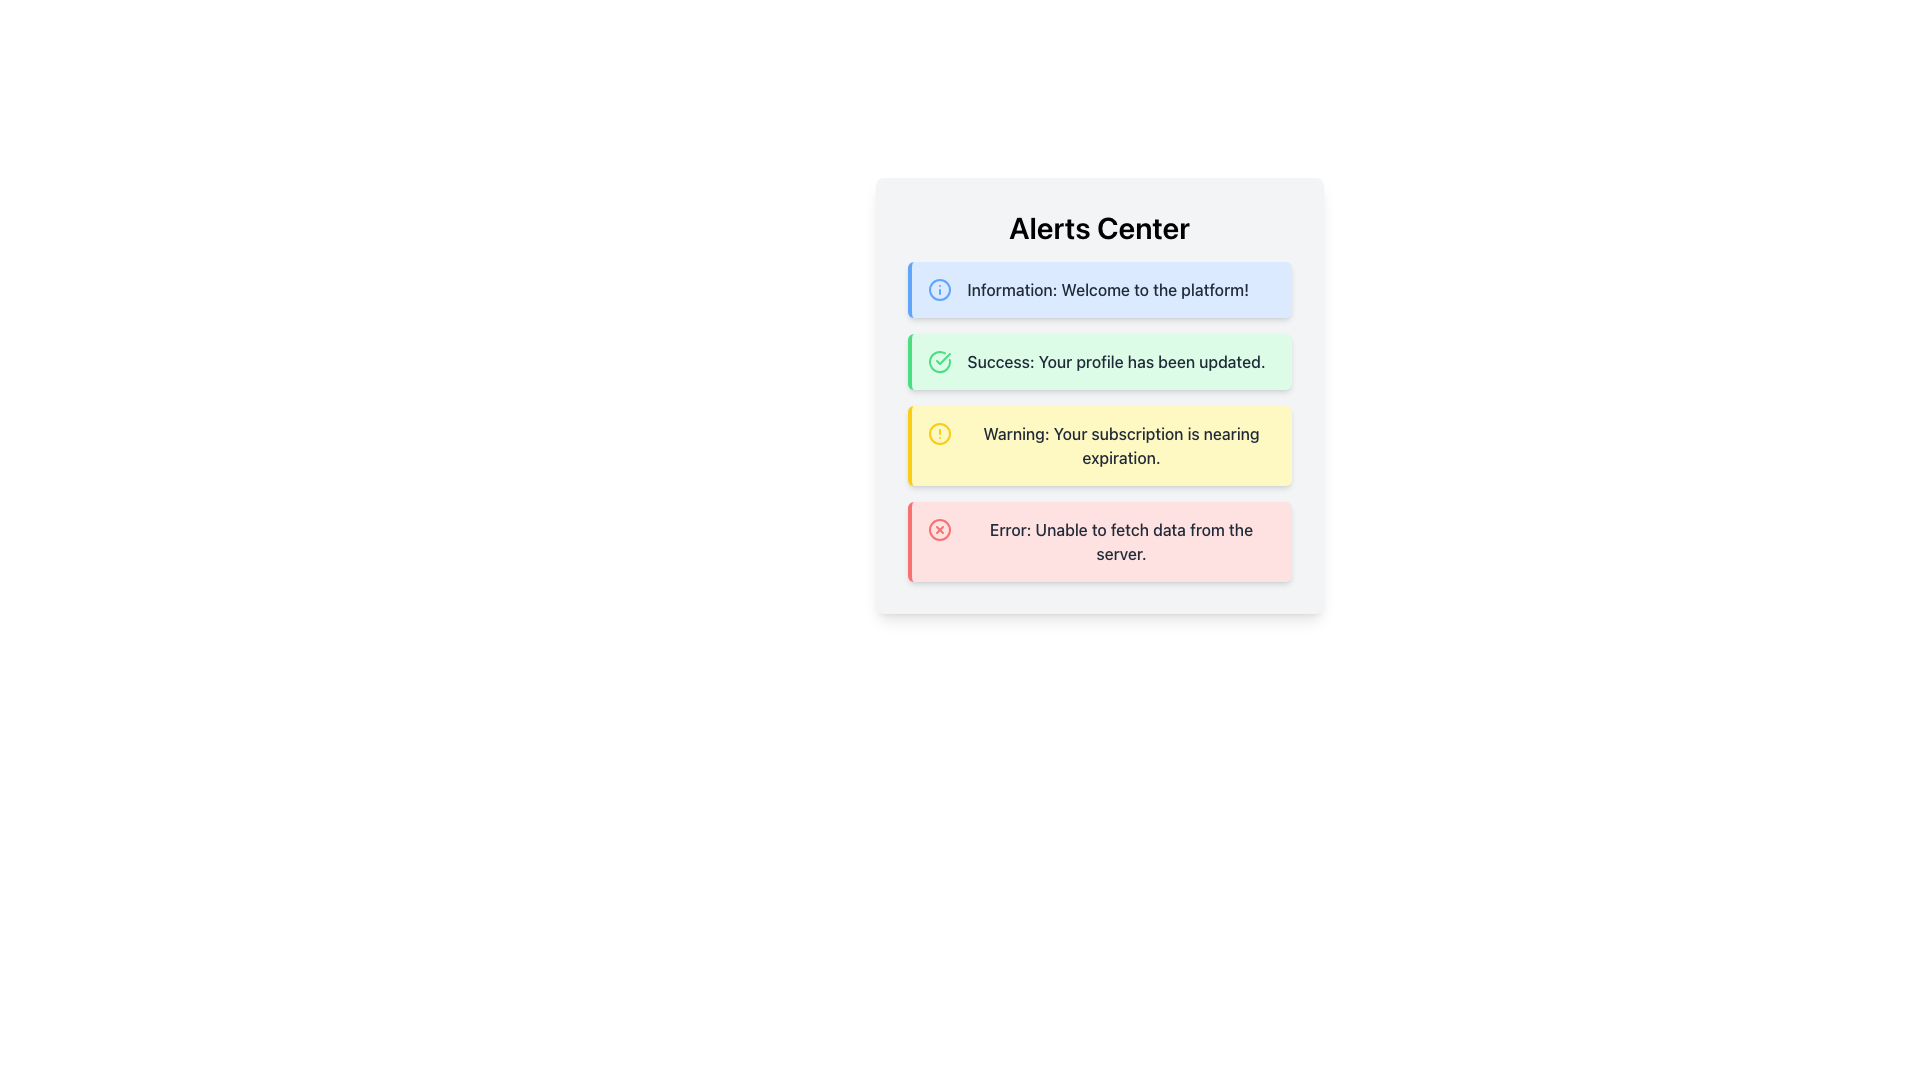 The height and width of the screenshot is (1080, 1920). I want to click on the circular success icon with a green outline and check mark, located to the left of the 'Success: Your profile has been updated.' message in the green notification box, so click(946, 362).